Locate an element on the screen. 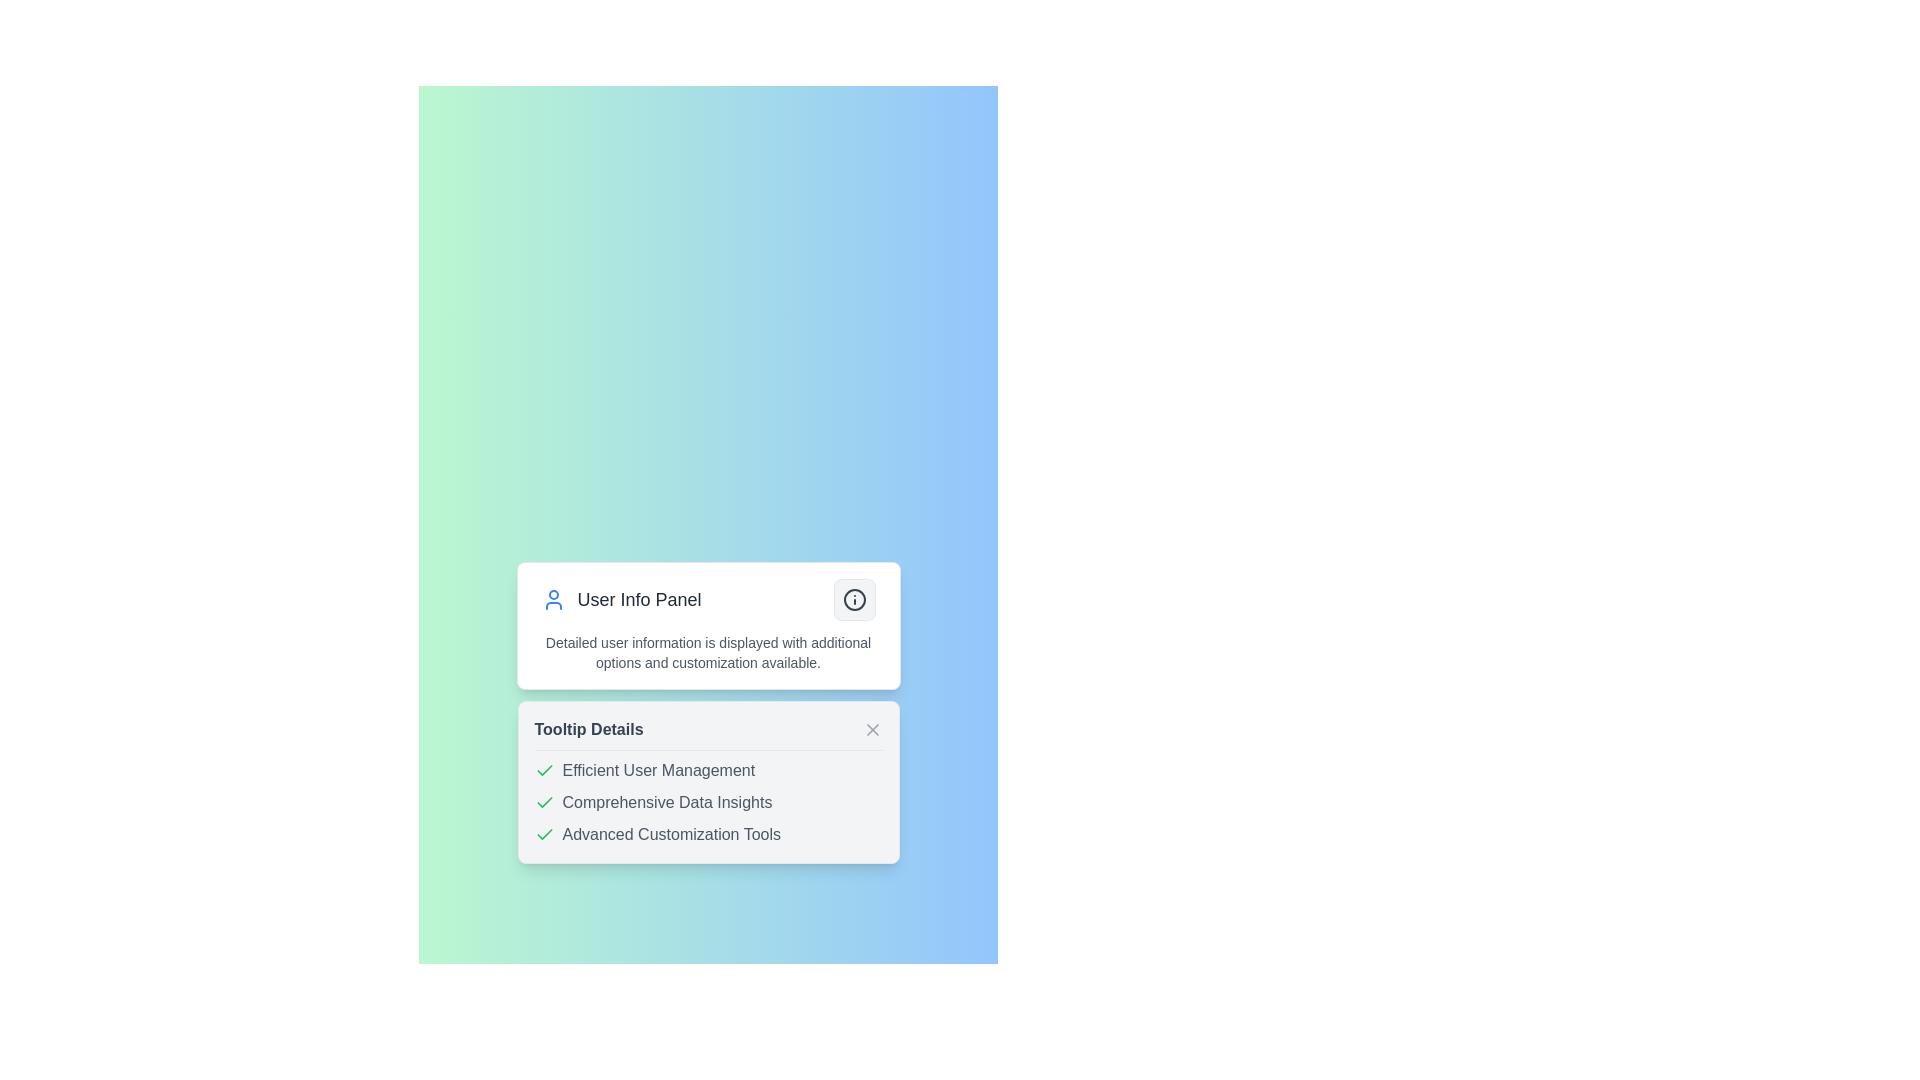 This screenshot has width=1920, height=1080. the text label displaying 'User Info Panel', which is styled in dark gray and positioned prominently to the right of the user icon is located at coordinates (638, 599).